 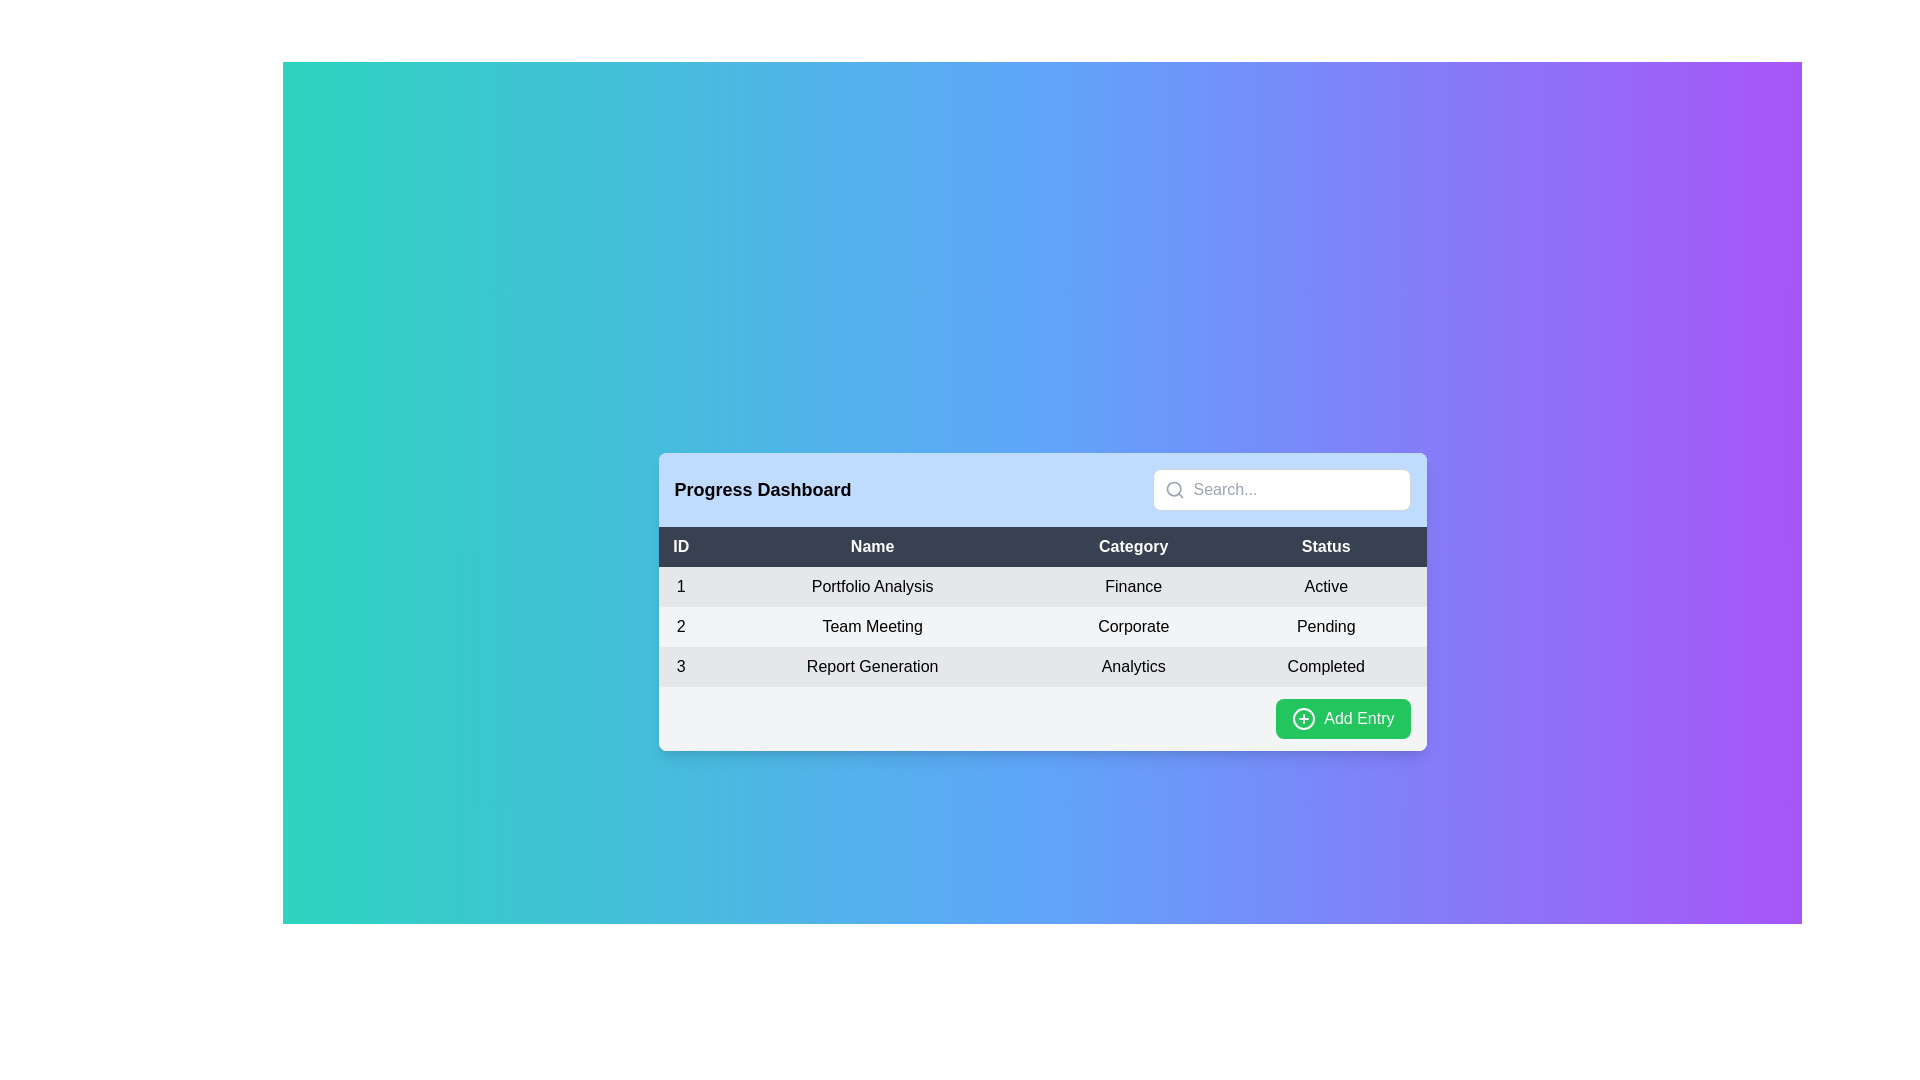 What do you see at coordinates (872, 667) in the screenshot?
I see `the 'Name' text label in the third row of the 'Progress Dashboard' table, which describes the task or entry associated with the ID value of '3'` at bounding box center [872, 667].